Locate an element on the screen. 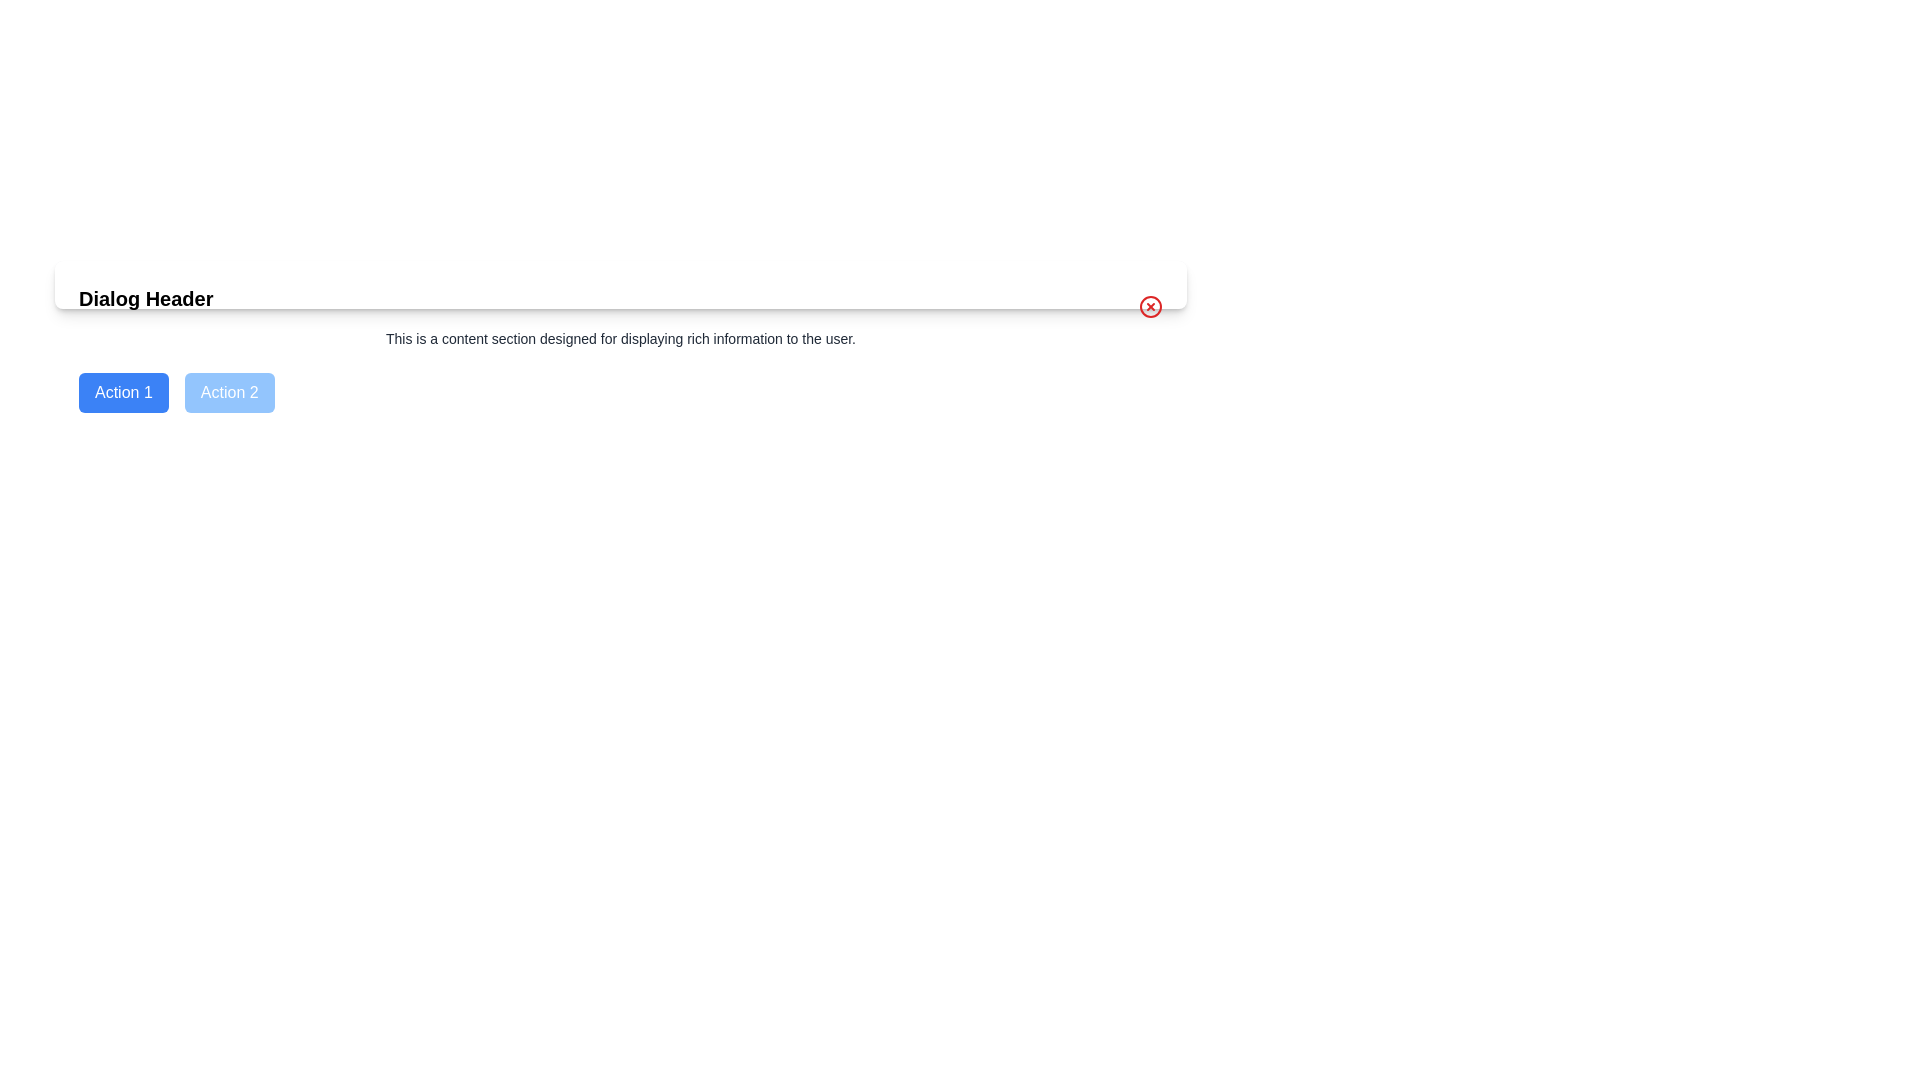  the primary action button located in the bottom-left section of the dialog window is located at coordinates (122, 393).